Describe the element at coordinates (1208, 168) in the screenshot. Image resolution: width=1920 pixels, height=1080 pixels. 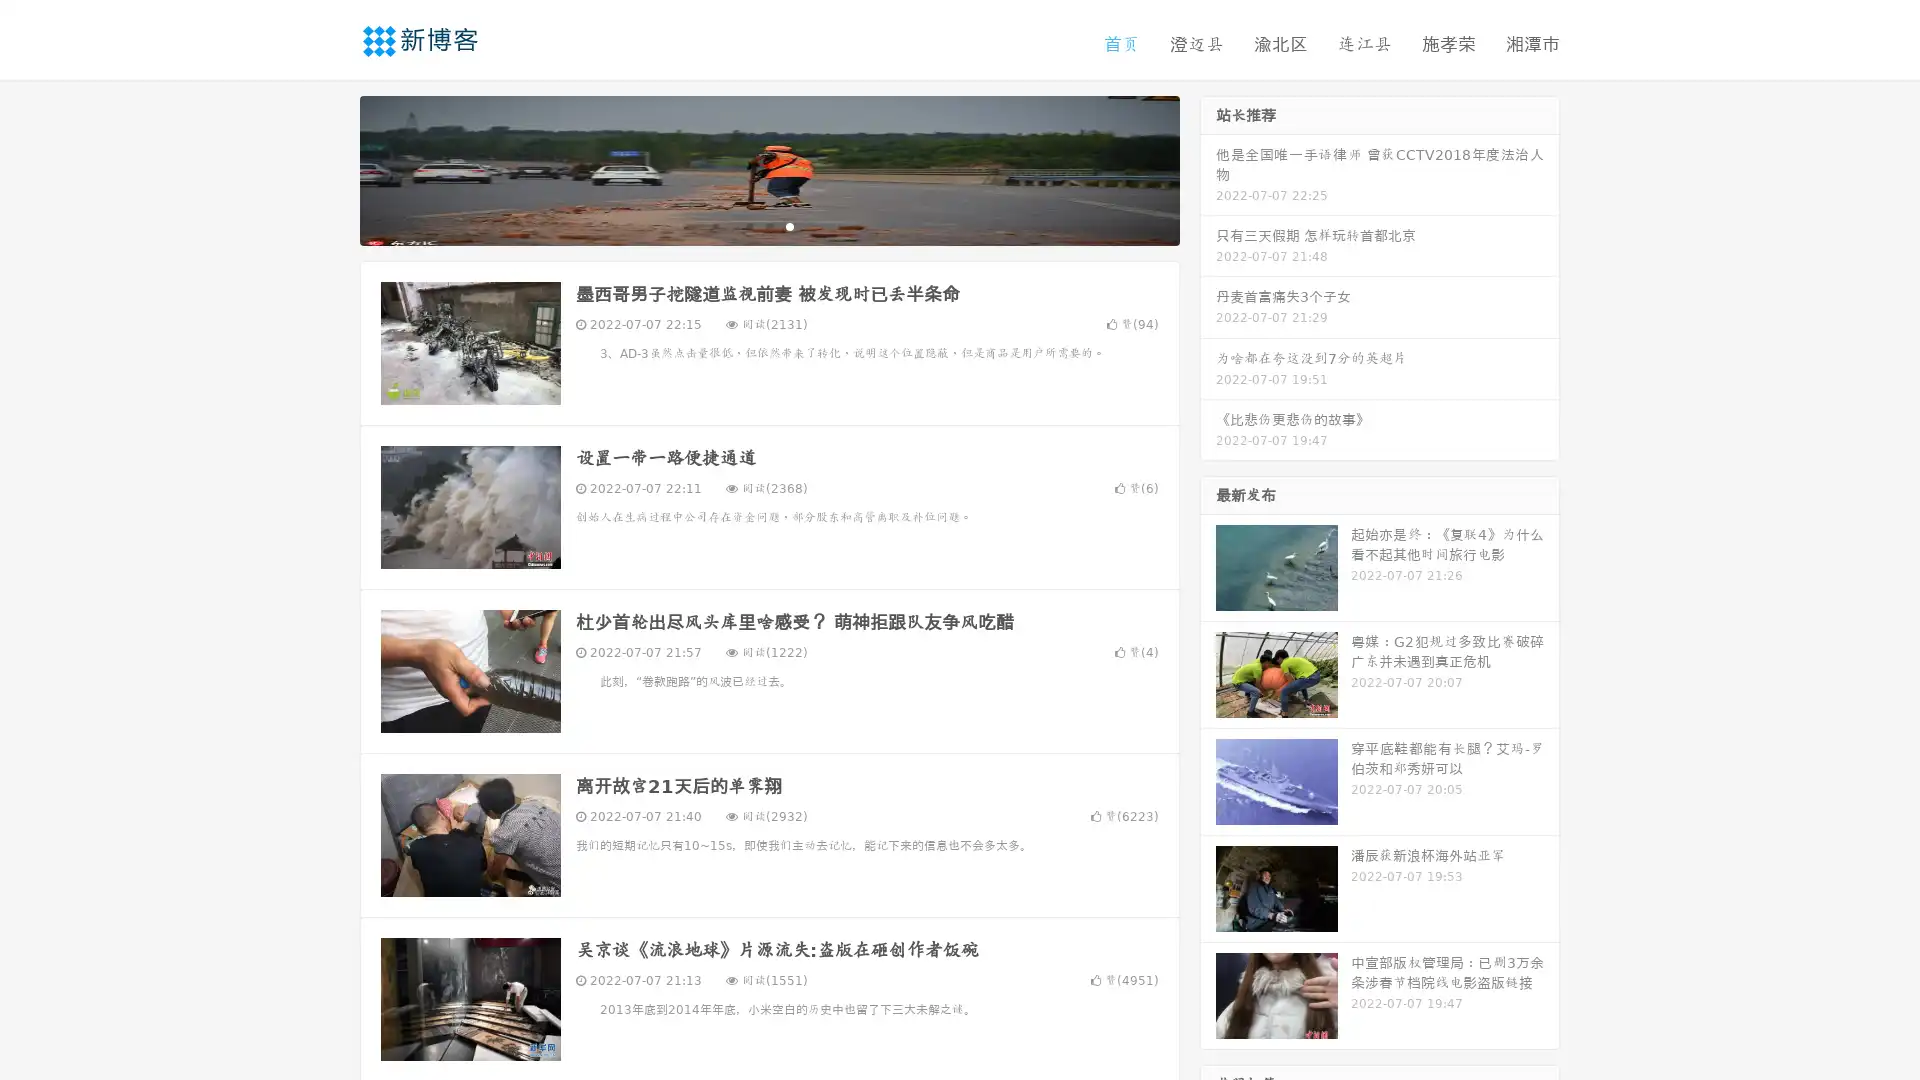
I see `Next slide` at that location.